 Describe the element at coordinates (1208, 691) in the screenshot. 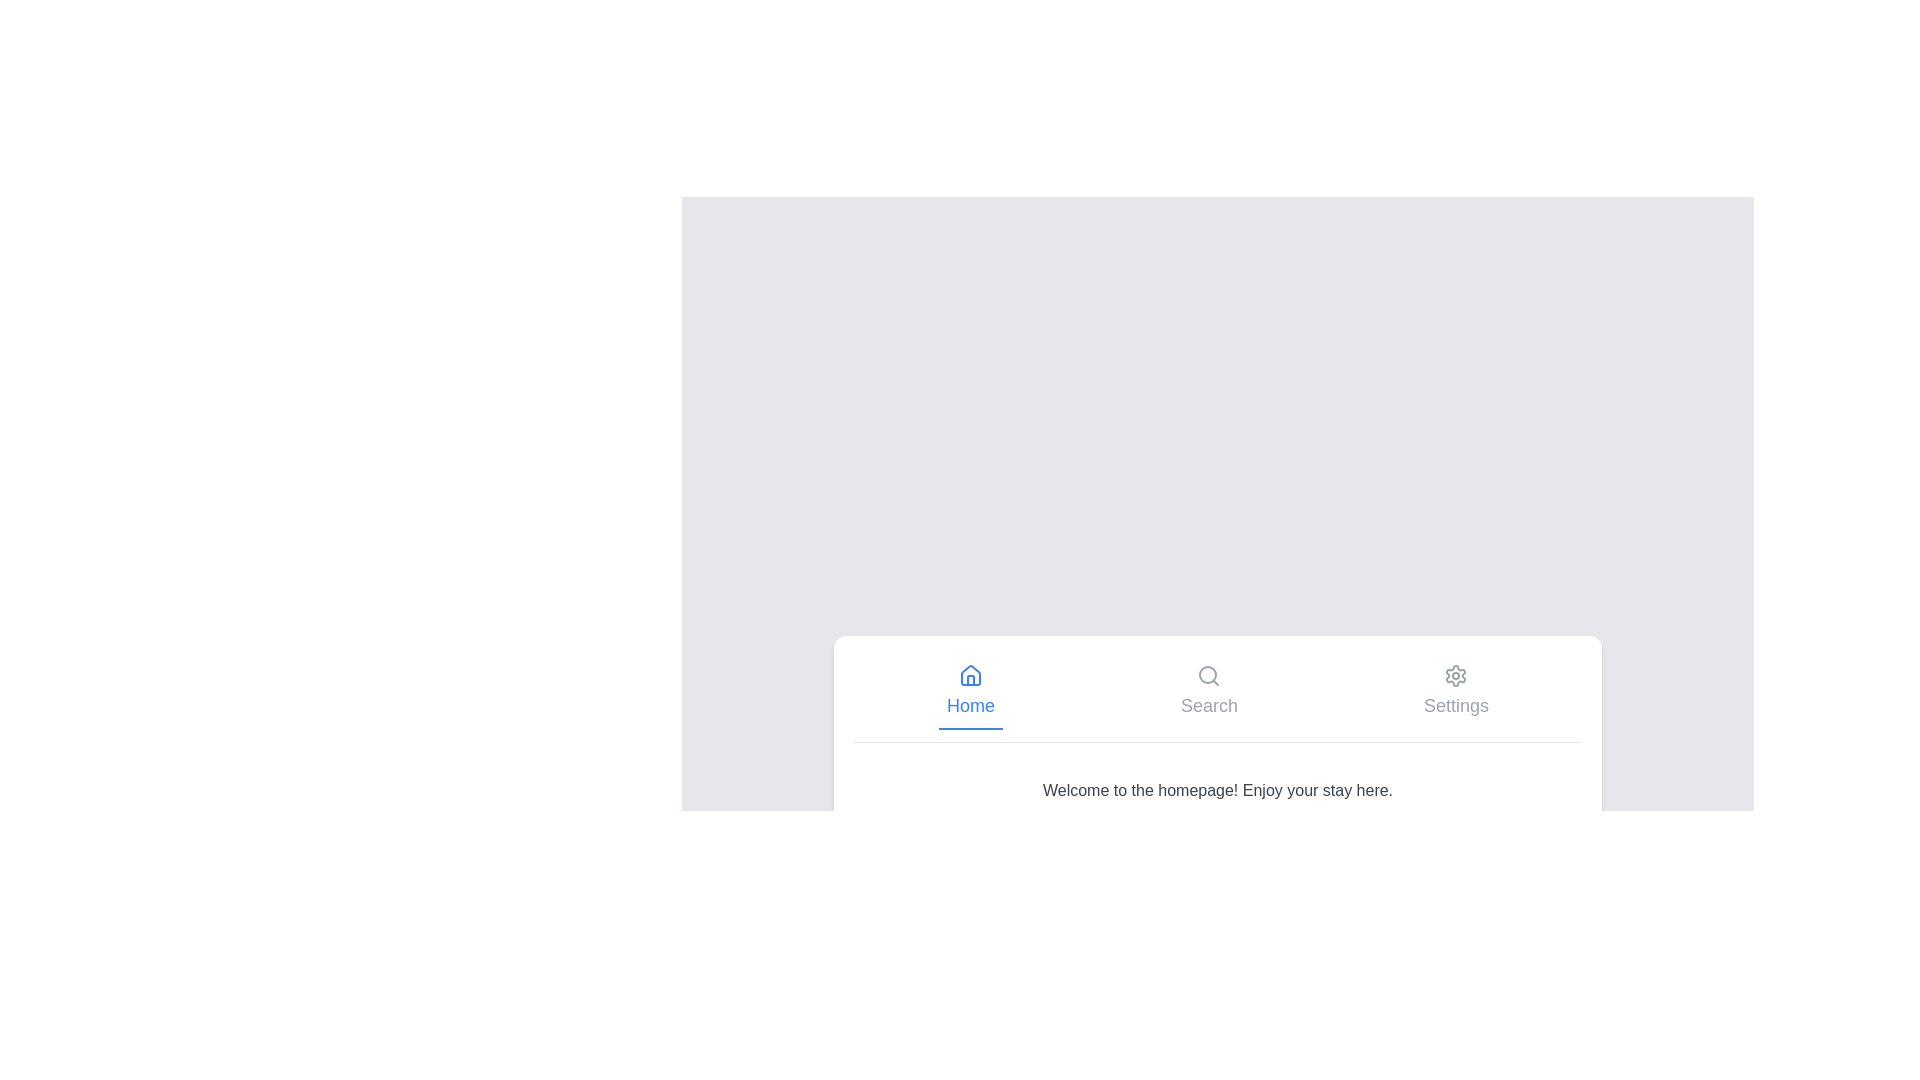

I see `the tab labeled Search to observe its visual feedback` at that location.